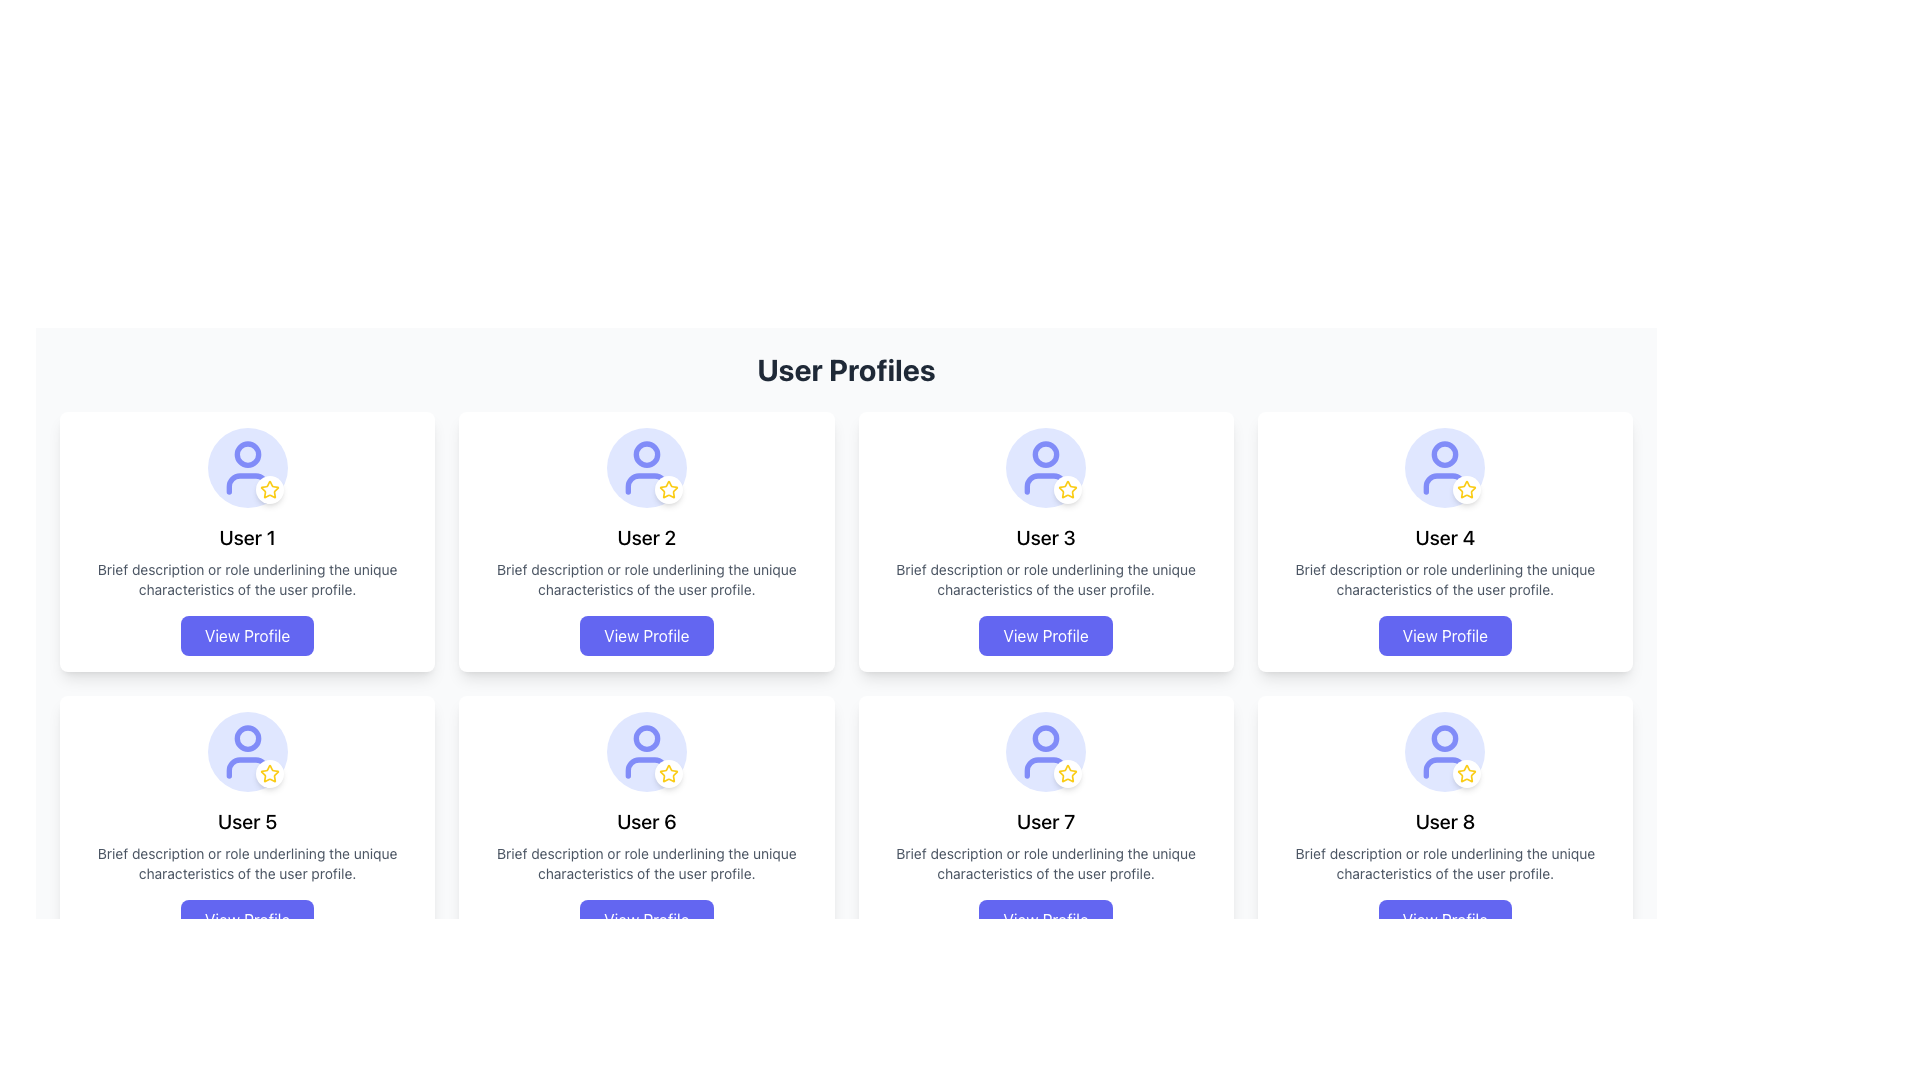 This screenshot has height=1080, width=1920. What do you see at coordinates (1445, 536) in the screenshot?
I see `text of the 'User 4' title, which is styled with medium font size and bold weight, located in the fourth user card from the left in the top row of the grid layout` at bounding box center [1445, 536].